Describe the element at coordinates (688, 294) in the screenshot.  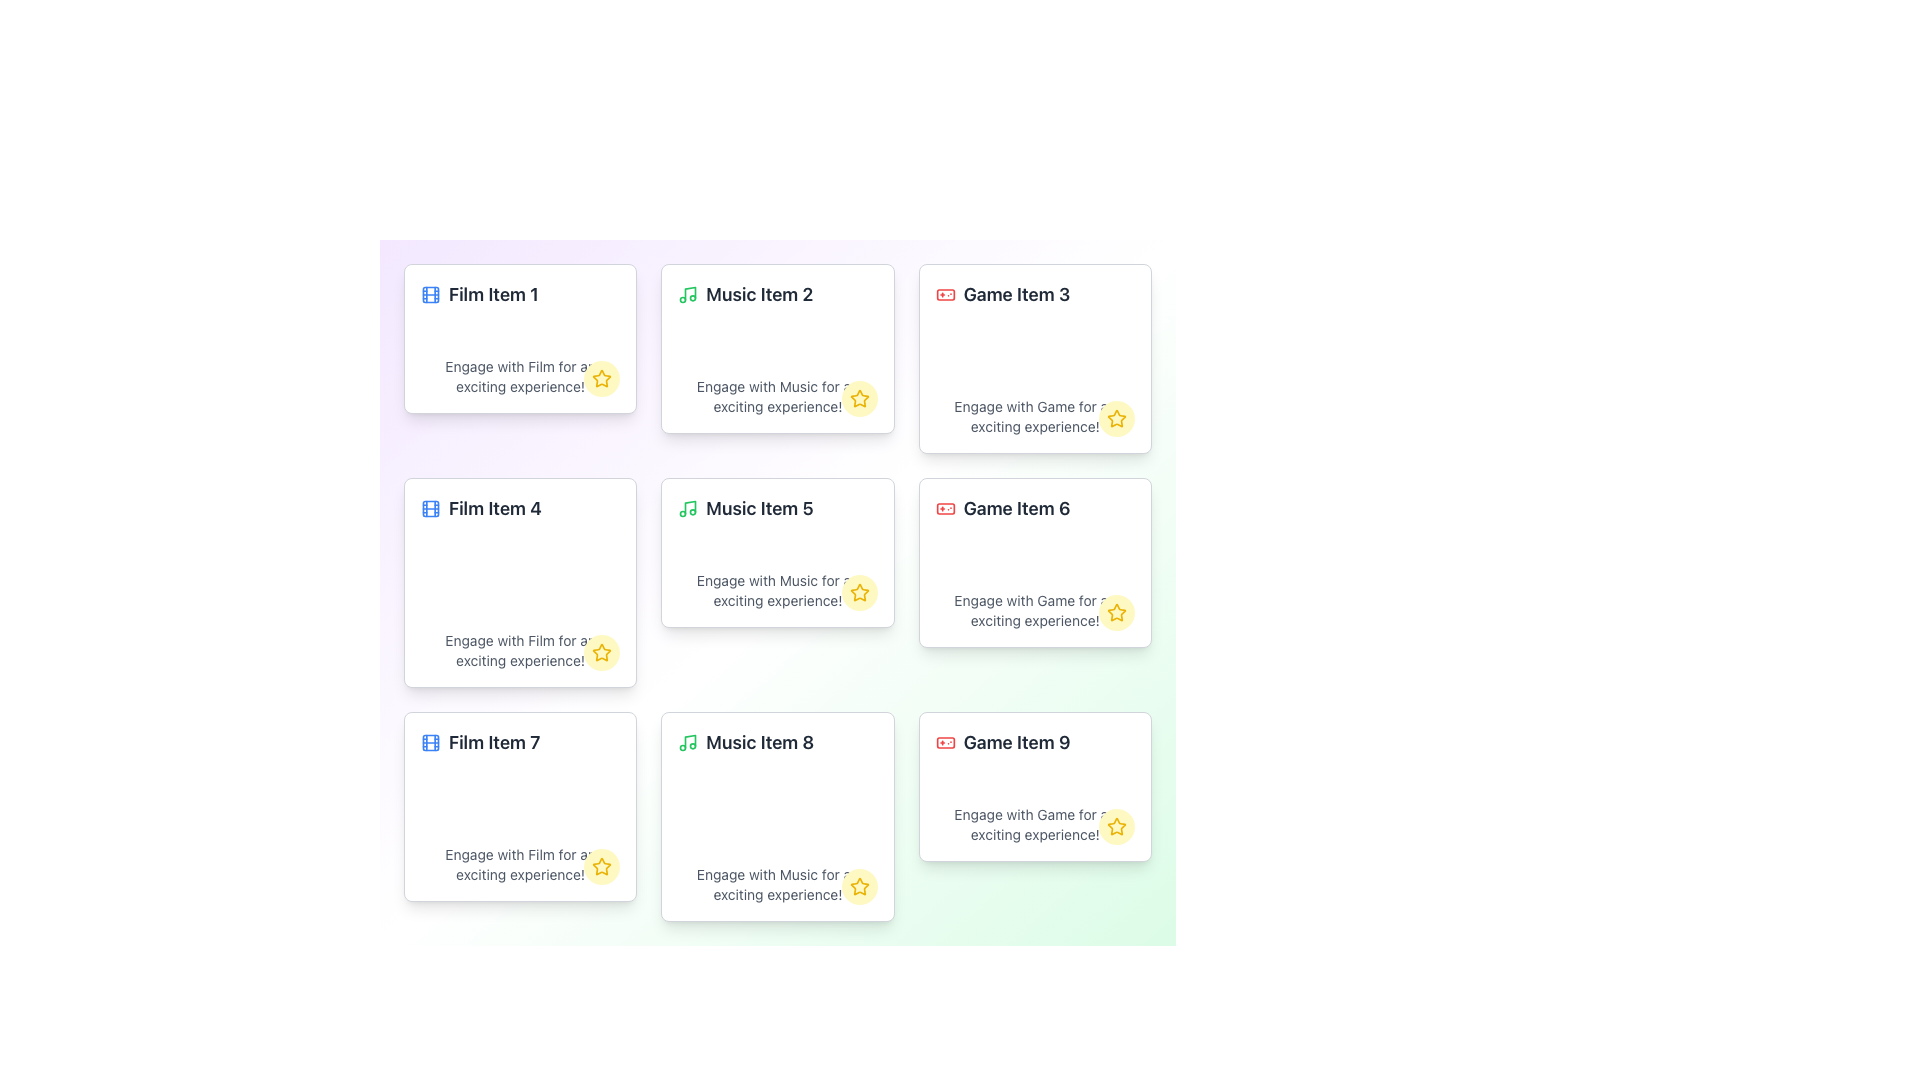
I see `the green musical symbol icon located to the left of the 'Music Item 2' title within the middle card of the top row` at that location.